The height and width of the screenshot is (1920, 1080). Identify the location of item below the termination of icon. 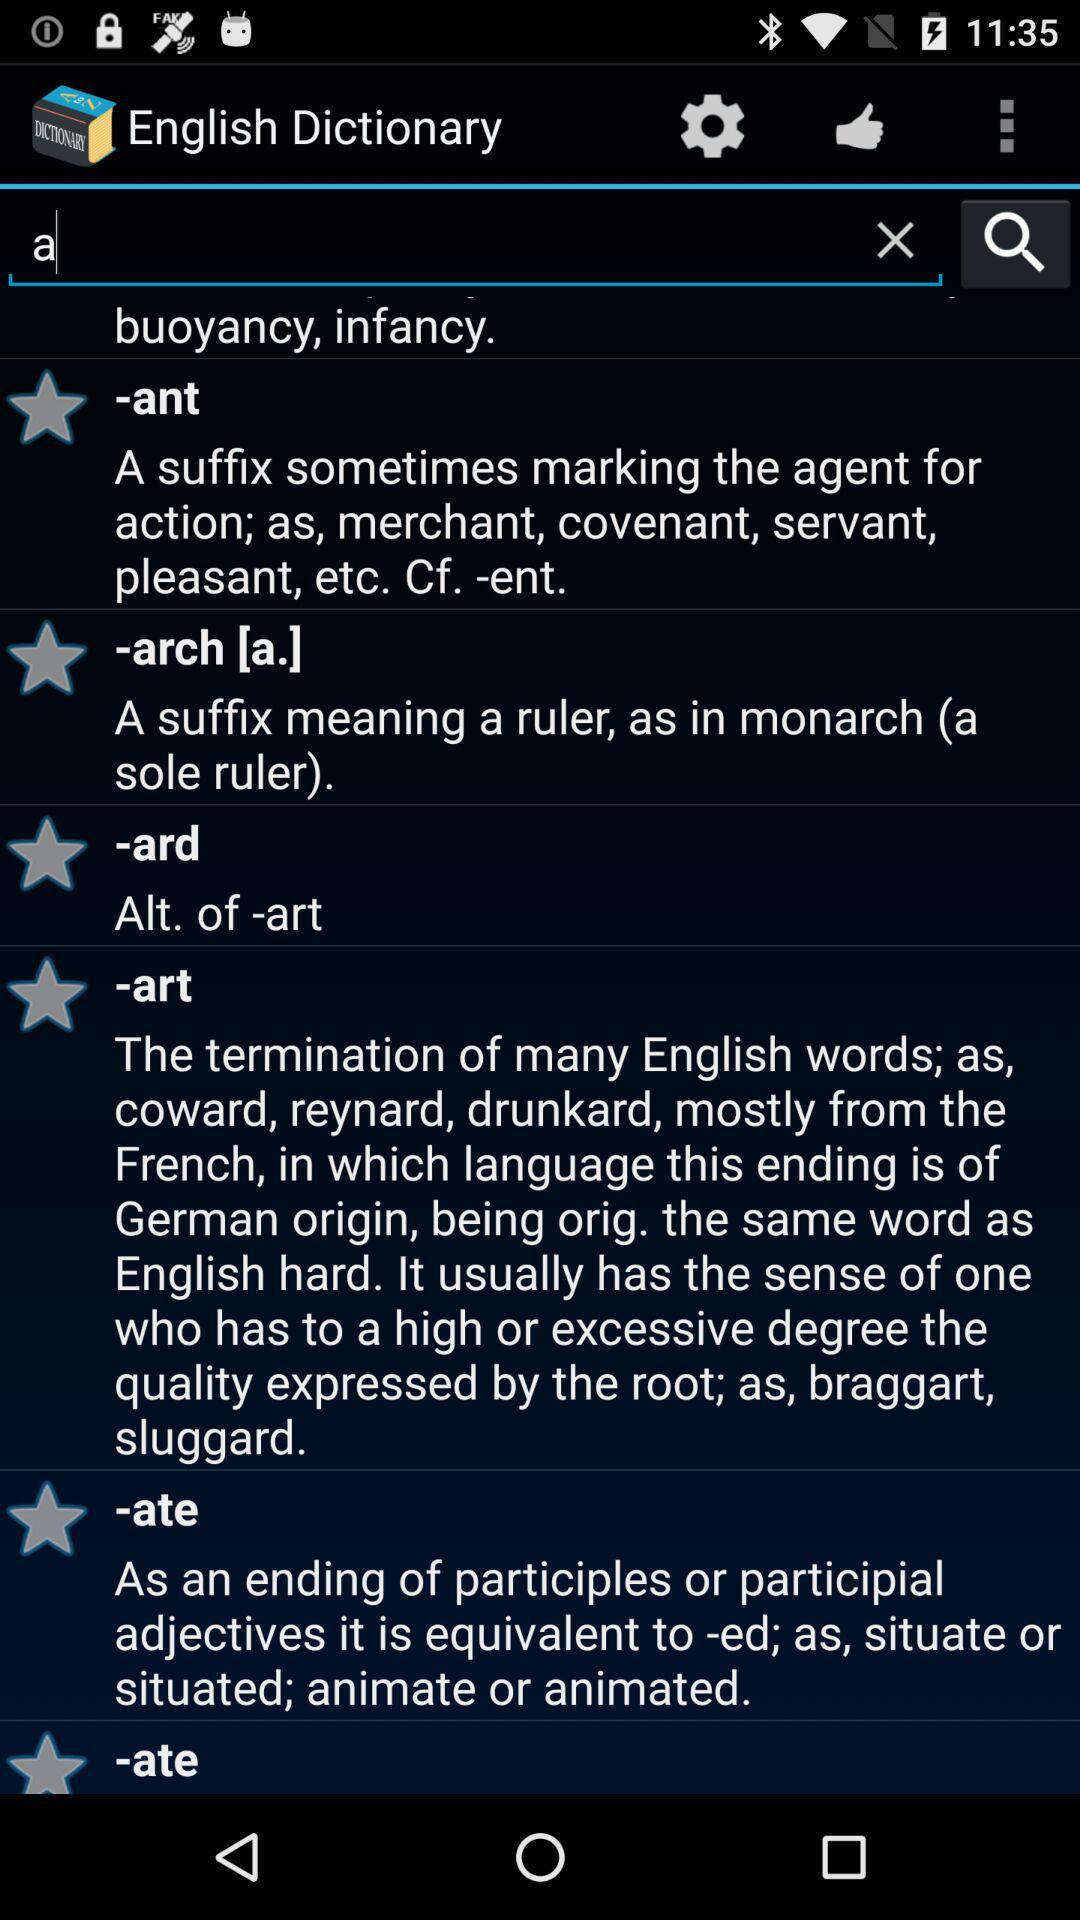
(53, 1517).